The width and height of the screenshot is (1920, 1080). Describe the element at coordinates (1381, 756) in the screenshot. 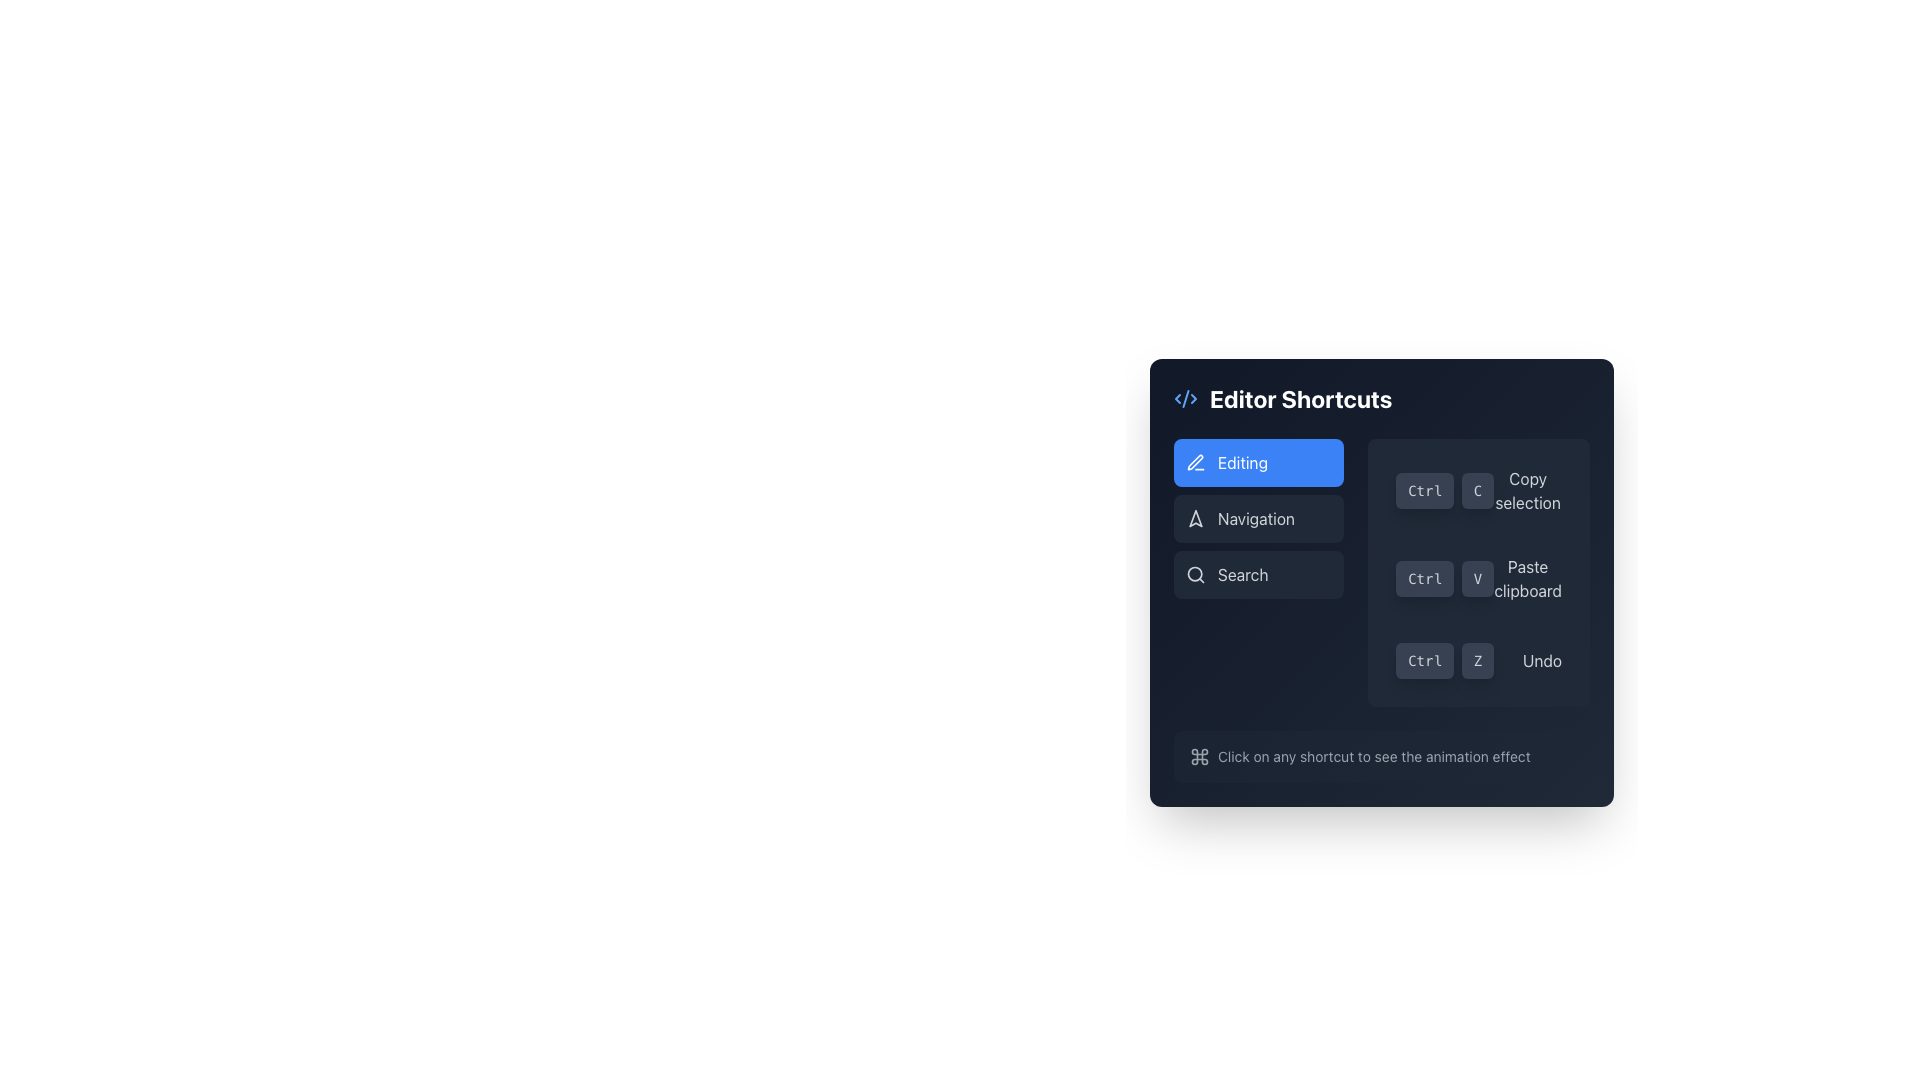

I see `informative text with an inline icon located at the bottom of the 'Editor Shortcuts' panel, centered horizontally beneath the shortcut commands` at that location.